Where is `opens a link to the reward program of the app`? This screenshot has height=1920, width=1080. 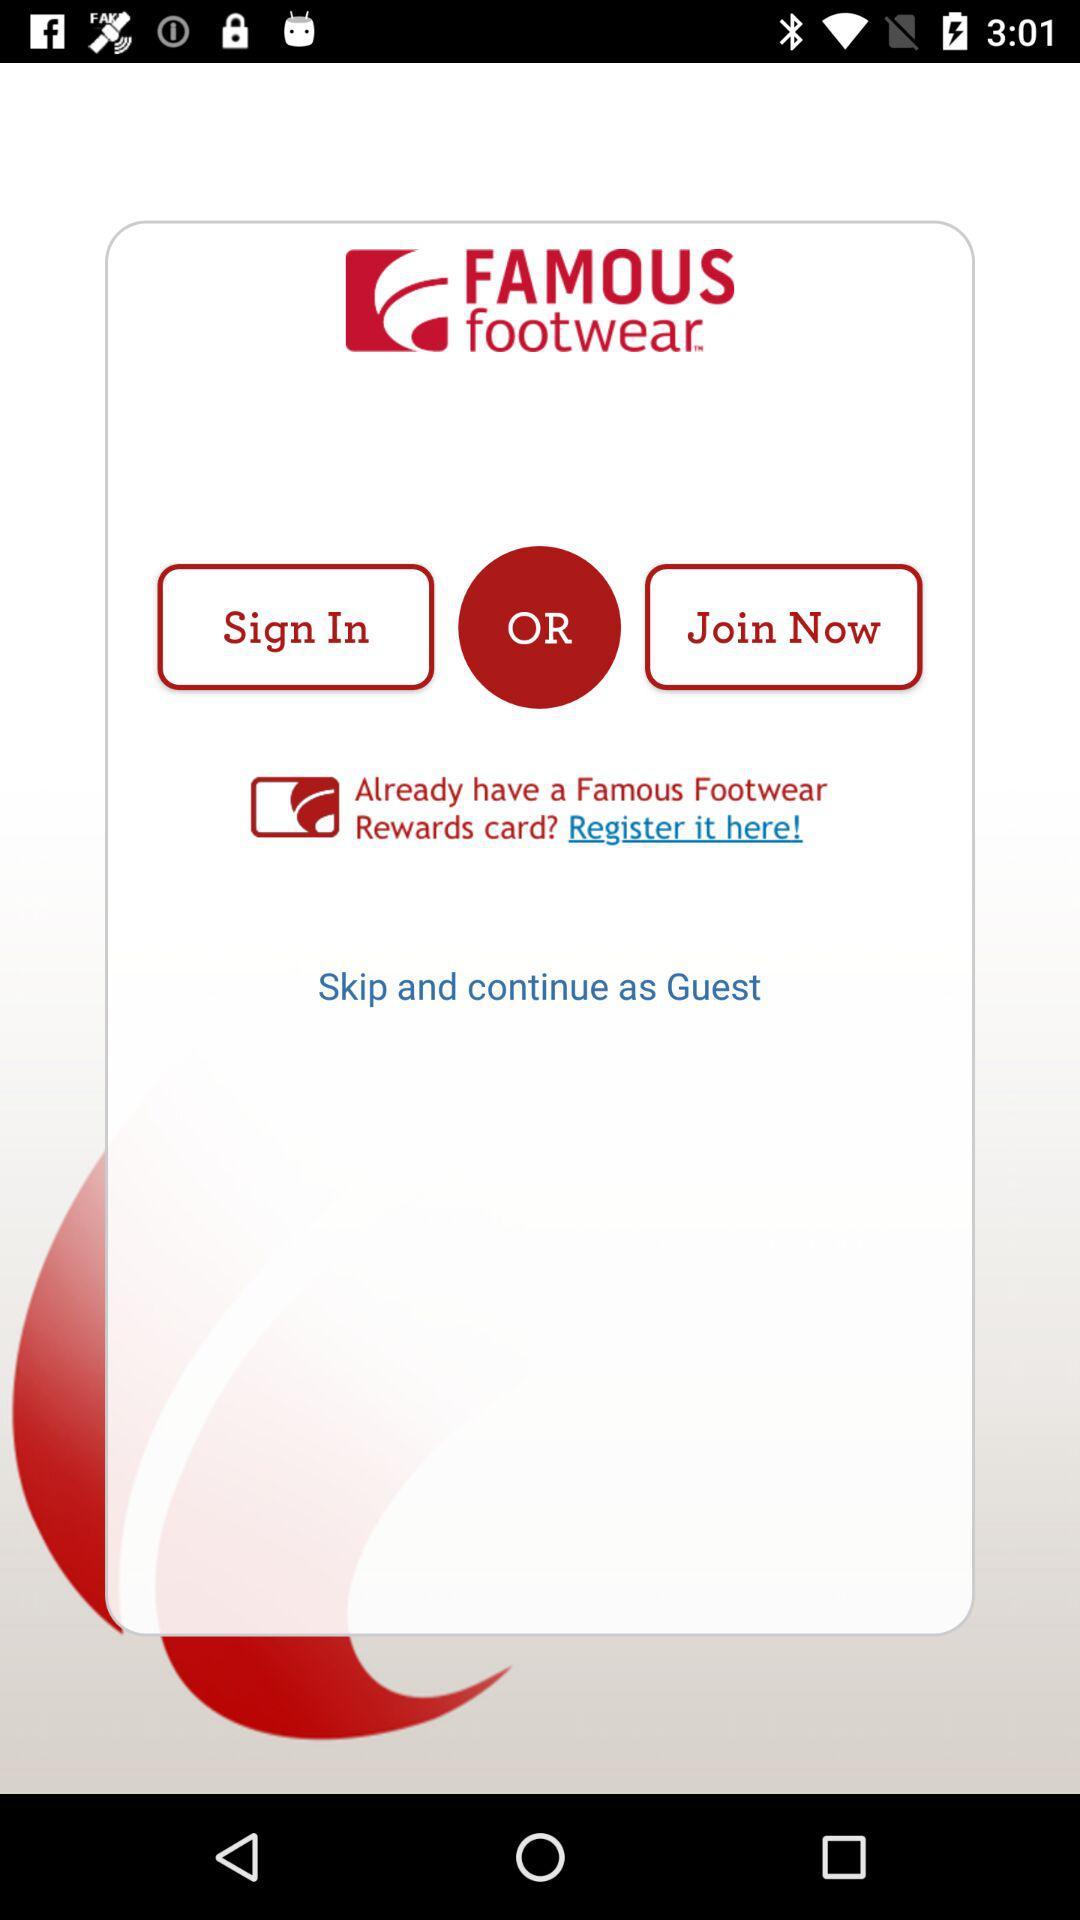
opens a link to the reward program of the app is located at coordinates (540, 811).